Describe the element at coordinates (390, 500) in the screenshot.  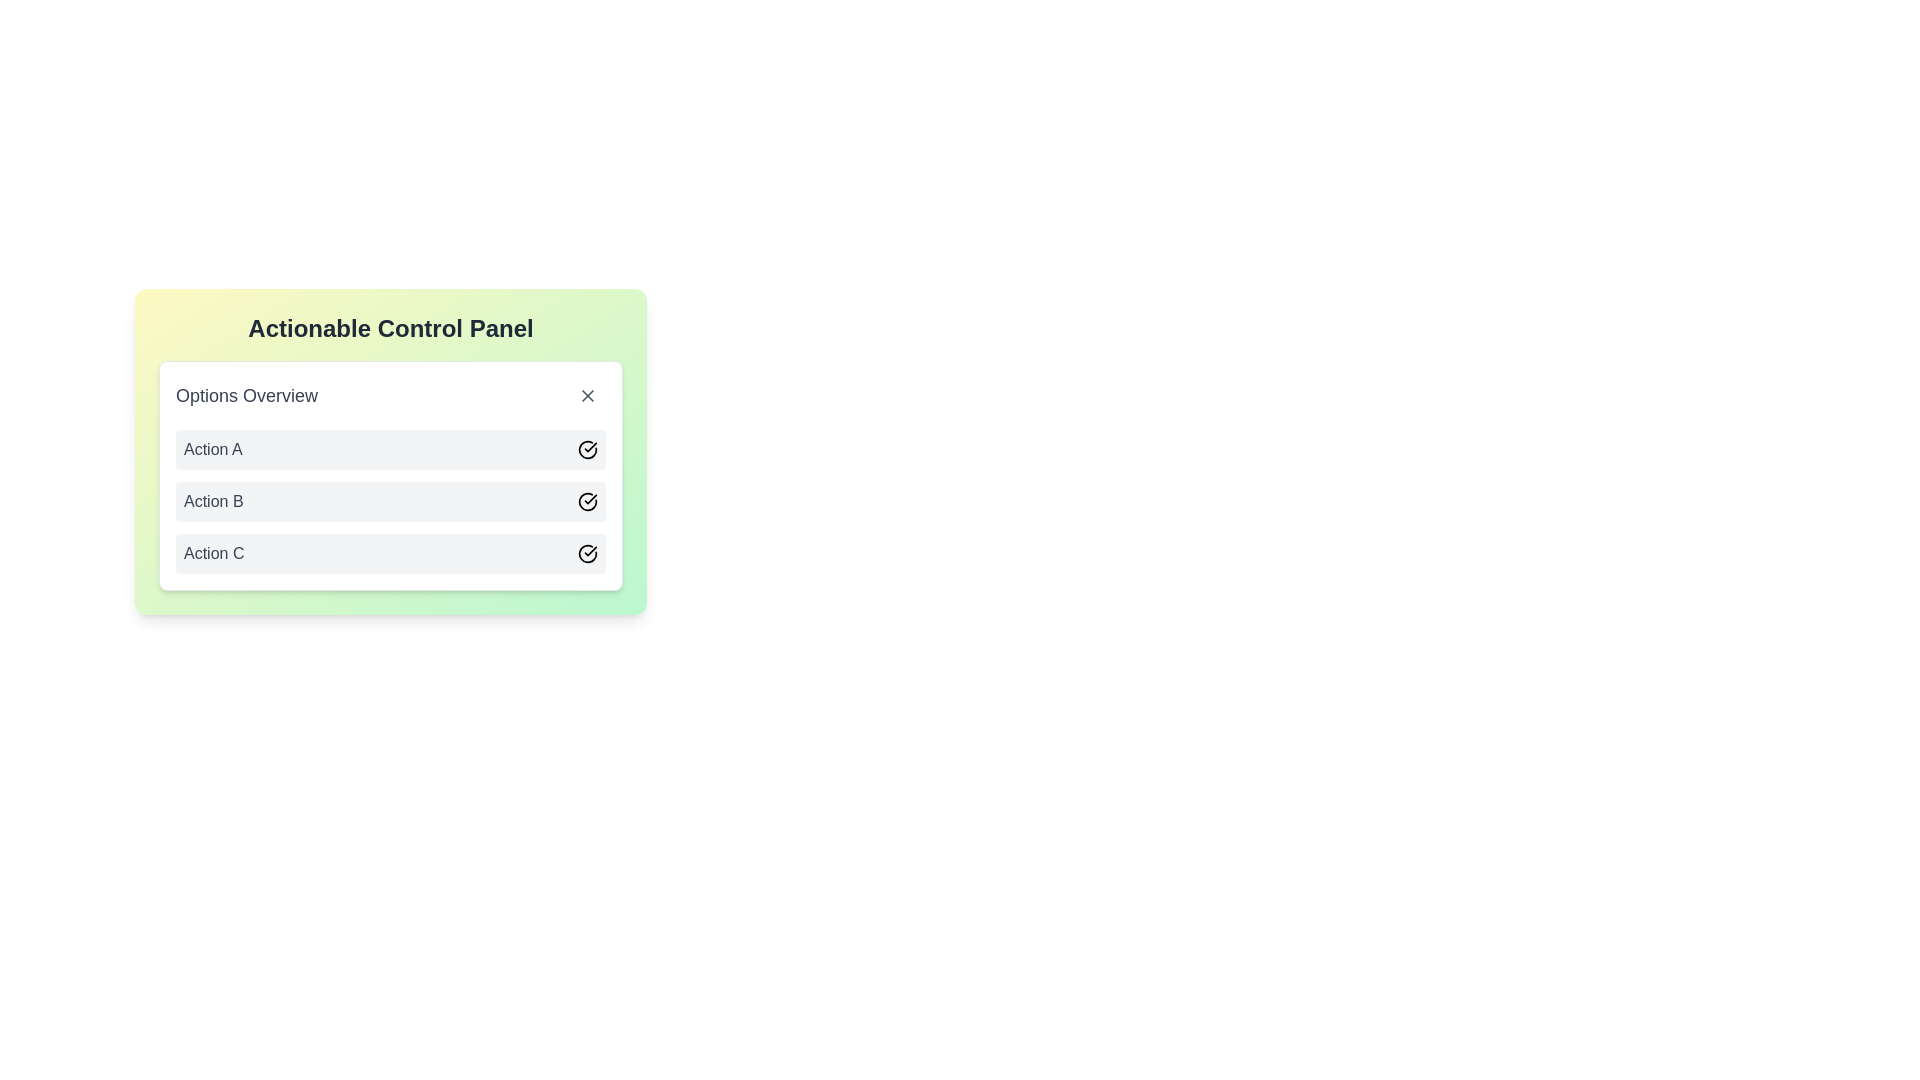
I see `the second item in the 'Options Overview' section labeled 'Action B'` at that location.